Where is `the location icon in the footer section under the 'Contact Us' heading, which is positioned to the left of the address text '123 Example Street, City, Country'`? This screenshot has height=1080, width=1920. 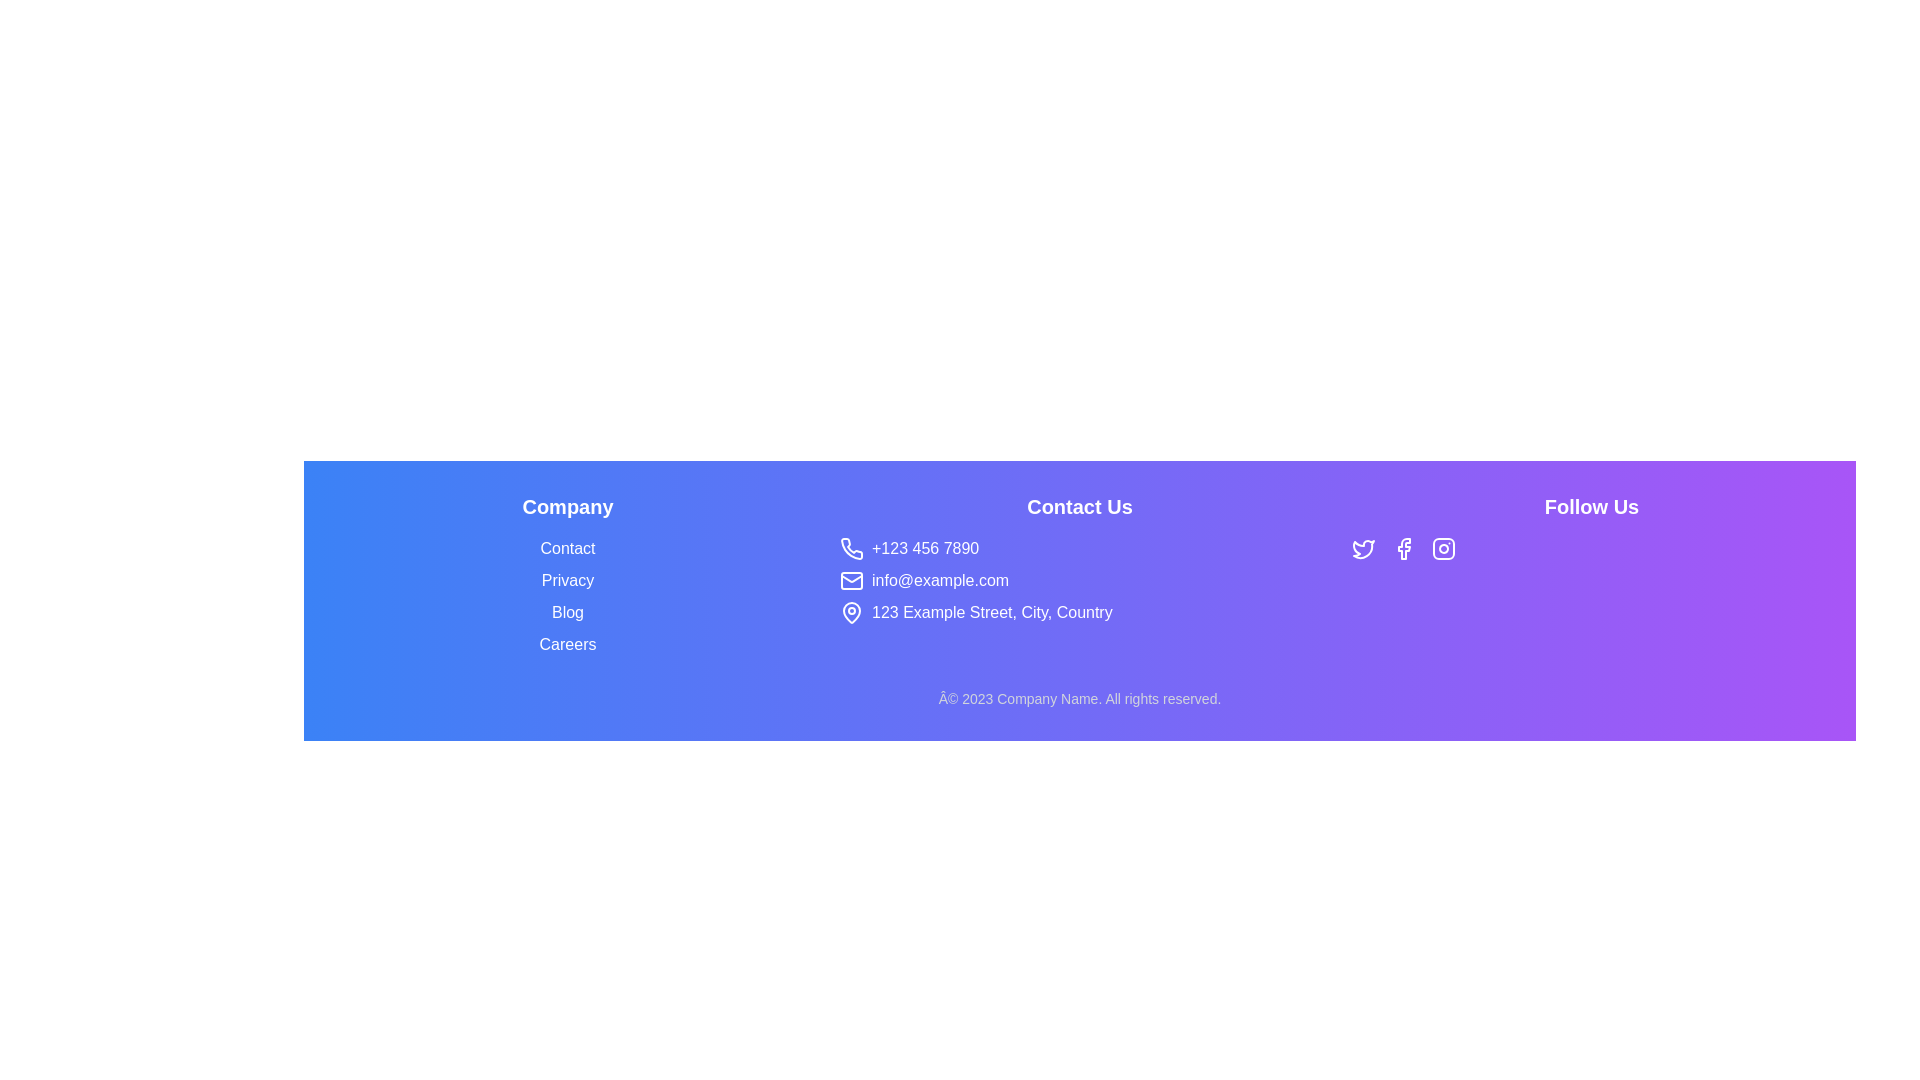
the location icon in the footer section under the 'Contact Us' heading, which is positioned to the left of the address text '123 Example Street, City, Country' is located at coordinates (851, 611).